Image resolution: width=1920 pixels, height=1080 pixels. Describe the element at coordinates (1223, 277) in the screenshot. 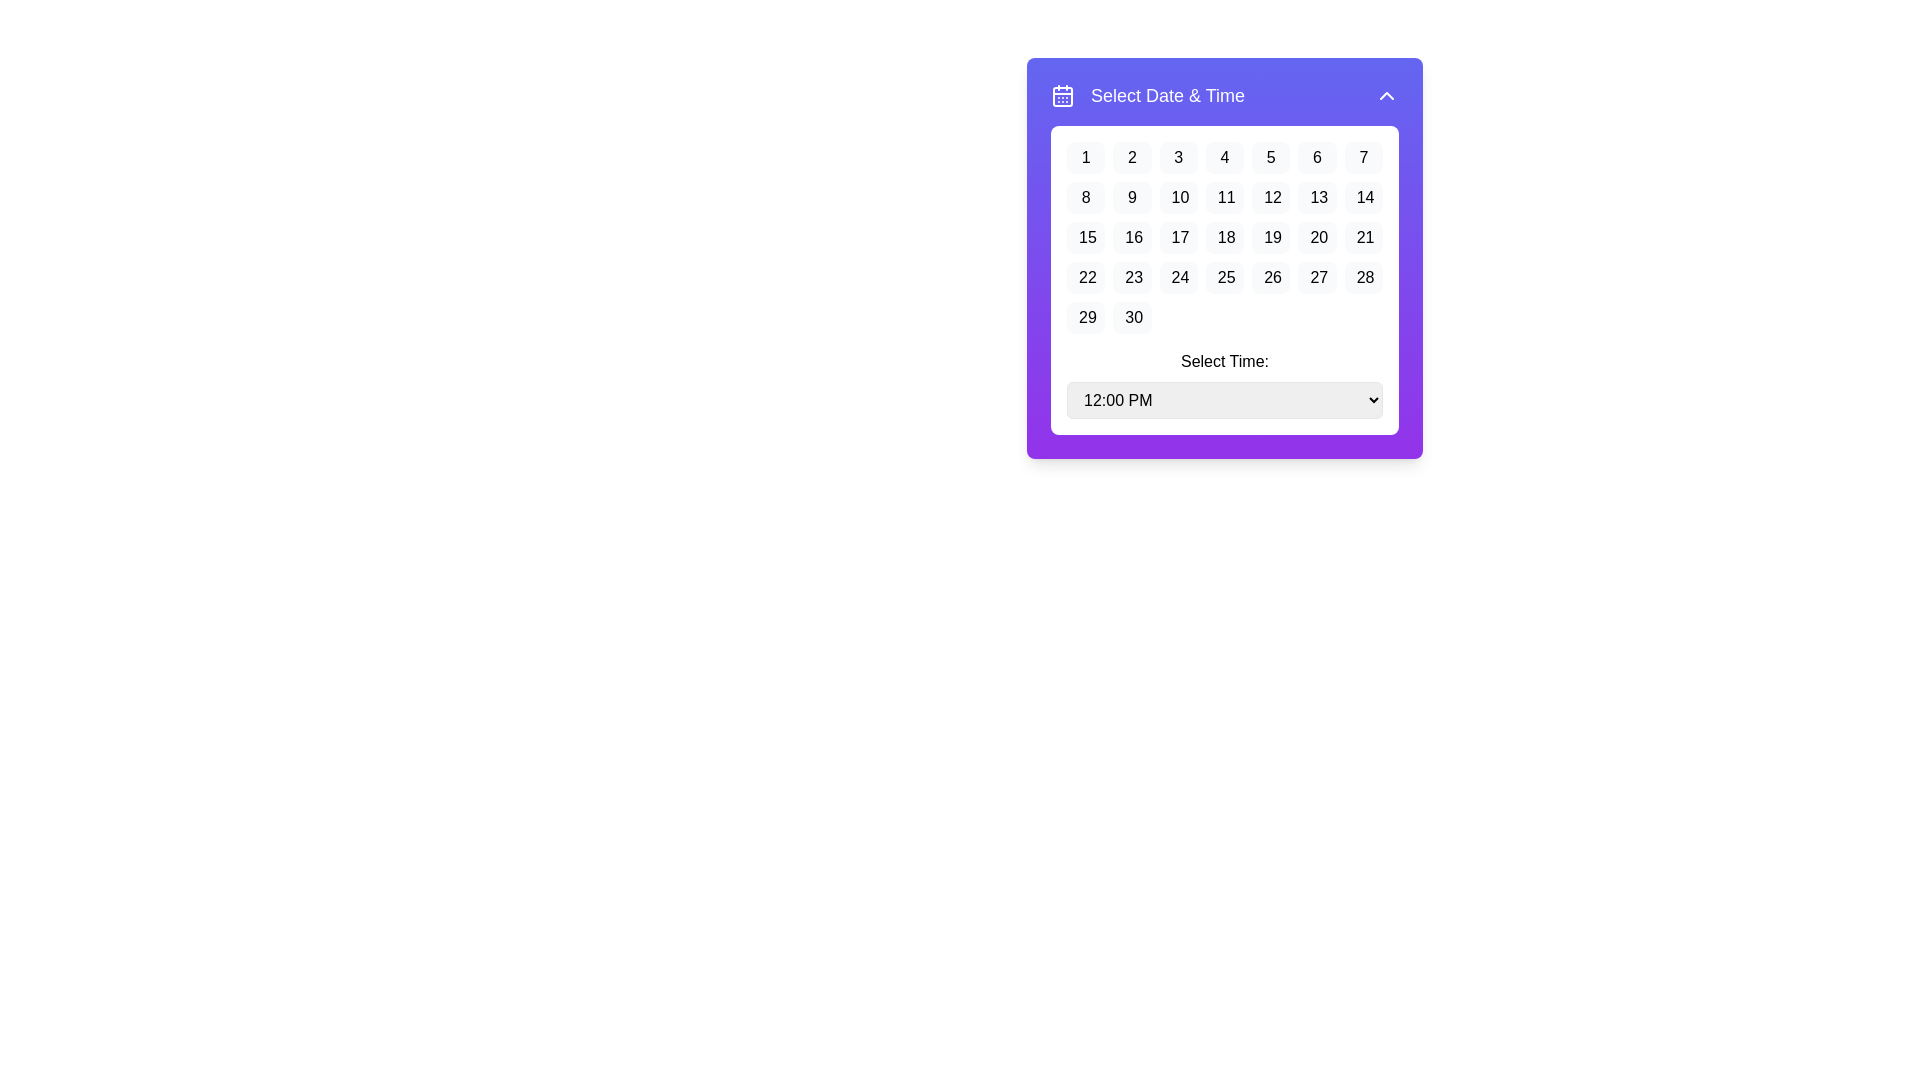

I see `the selectable date button in the calendar view located in the fourth row and fourth column` at that location.